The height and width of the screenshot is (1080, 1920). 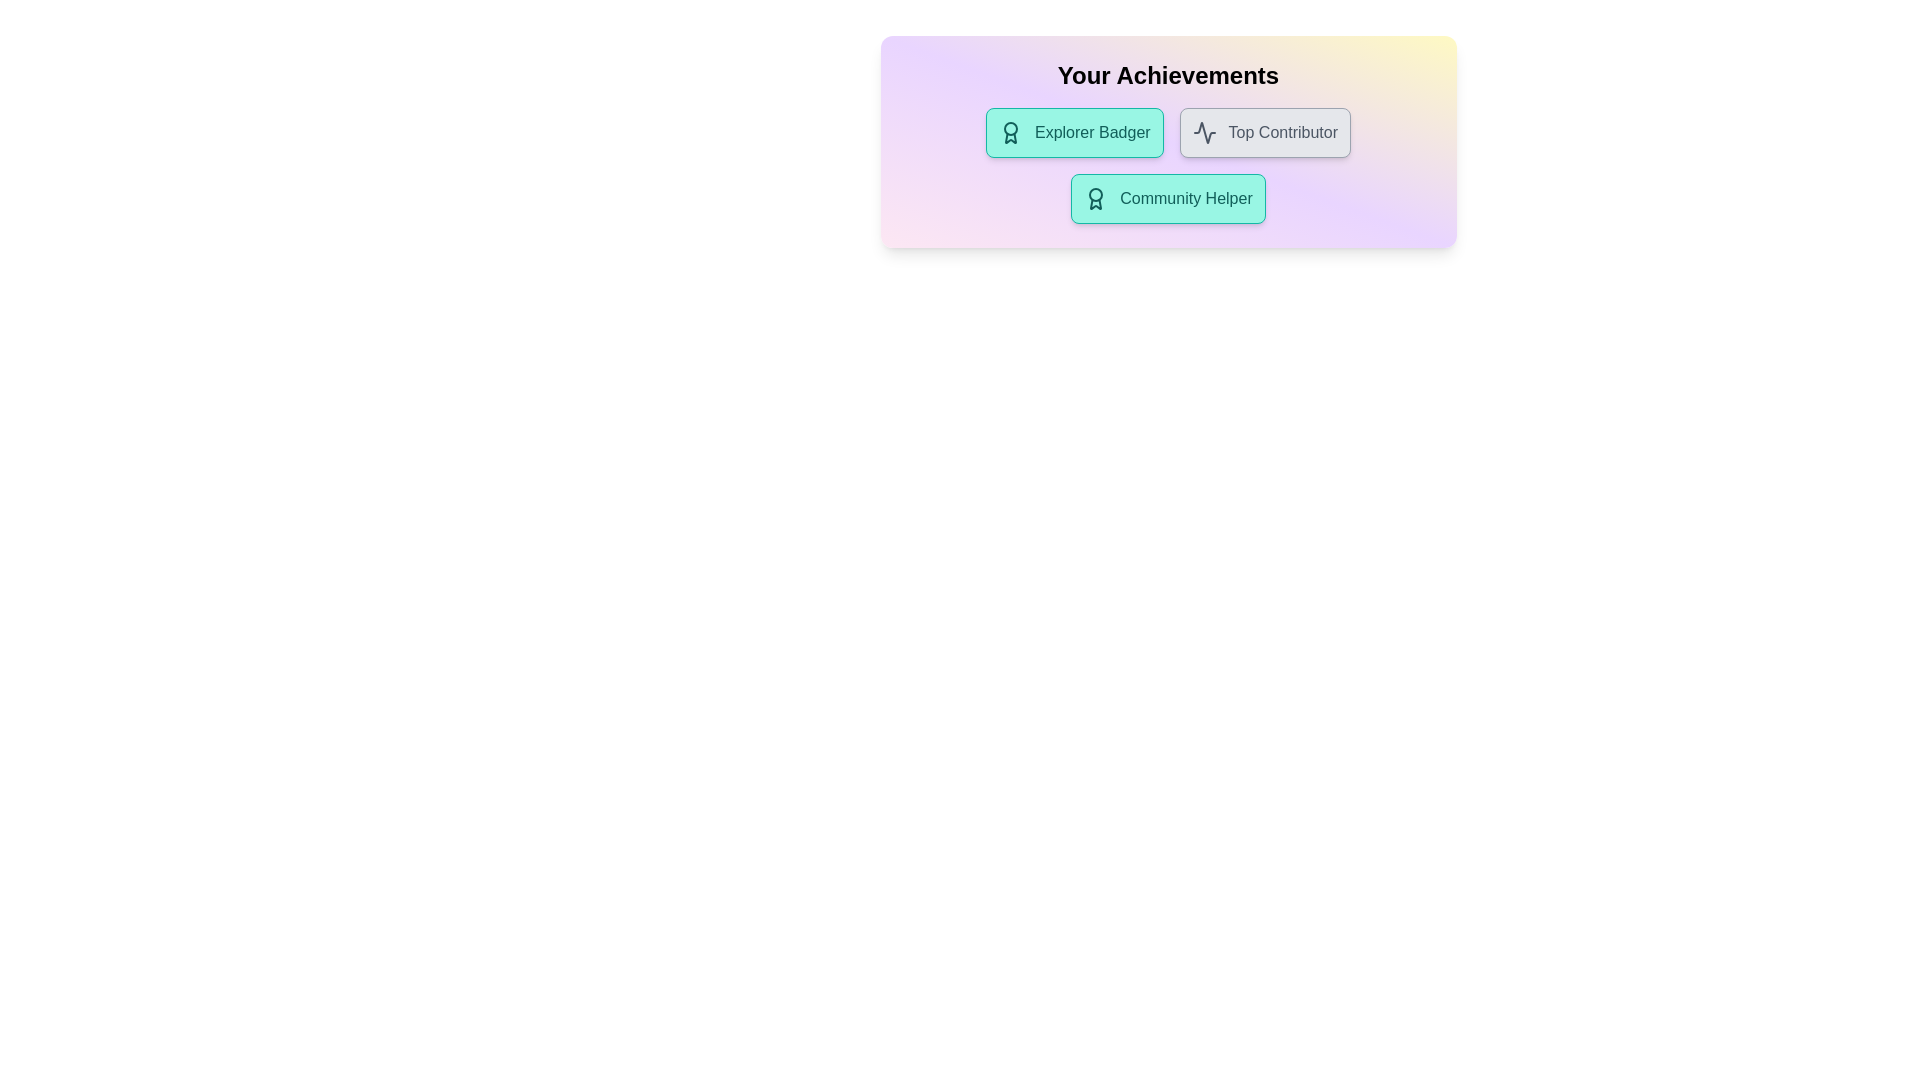 What do you see at coordinates (1011, 132) in the screenshot?
I see `the icon within the chip labeled 'Explorer Badger'` at bounding box center [1011, 132].